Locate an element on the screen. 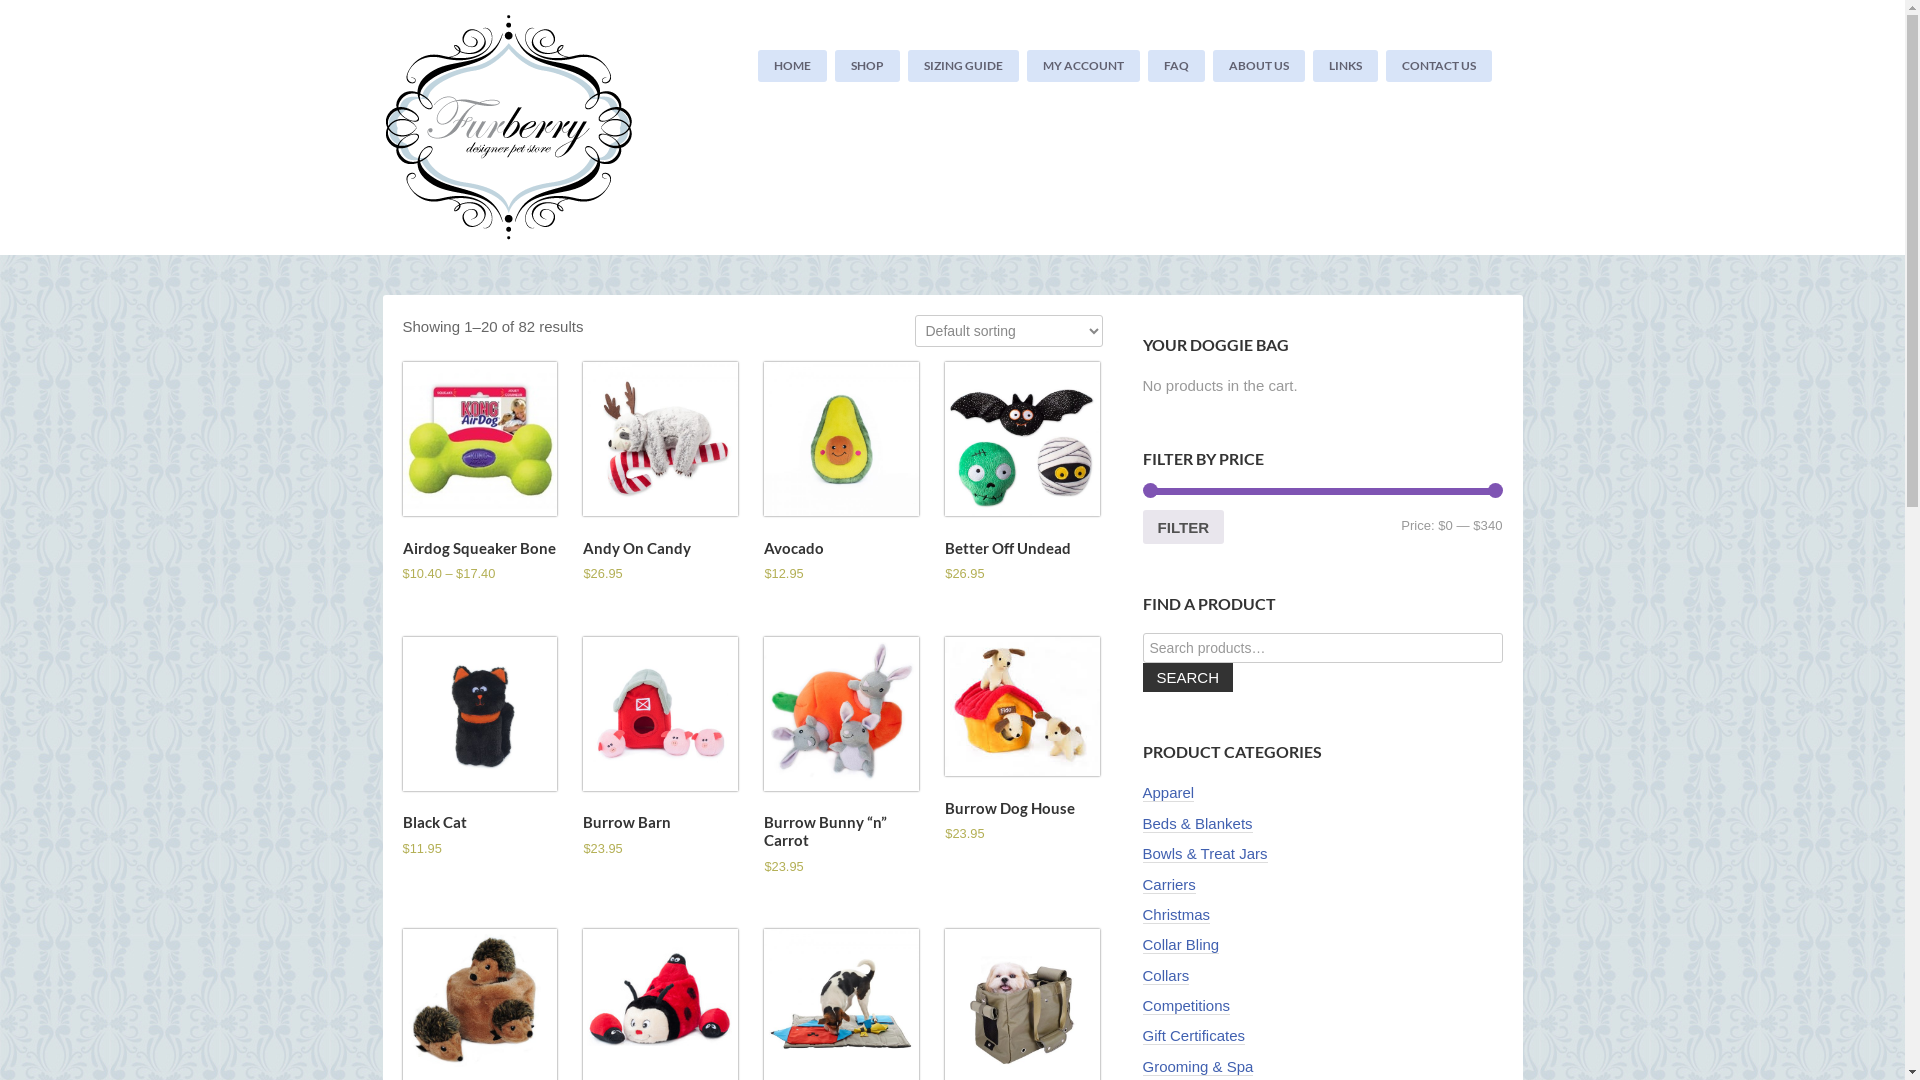 Image resolution: width=1920 pixels, height=1080 pixels. 'Better Off Undead is located at coordinates (944, 473).